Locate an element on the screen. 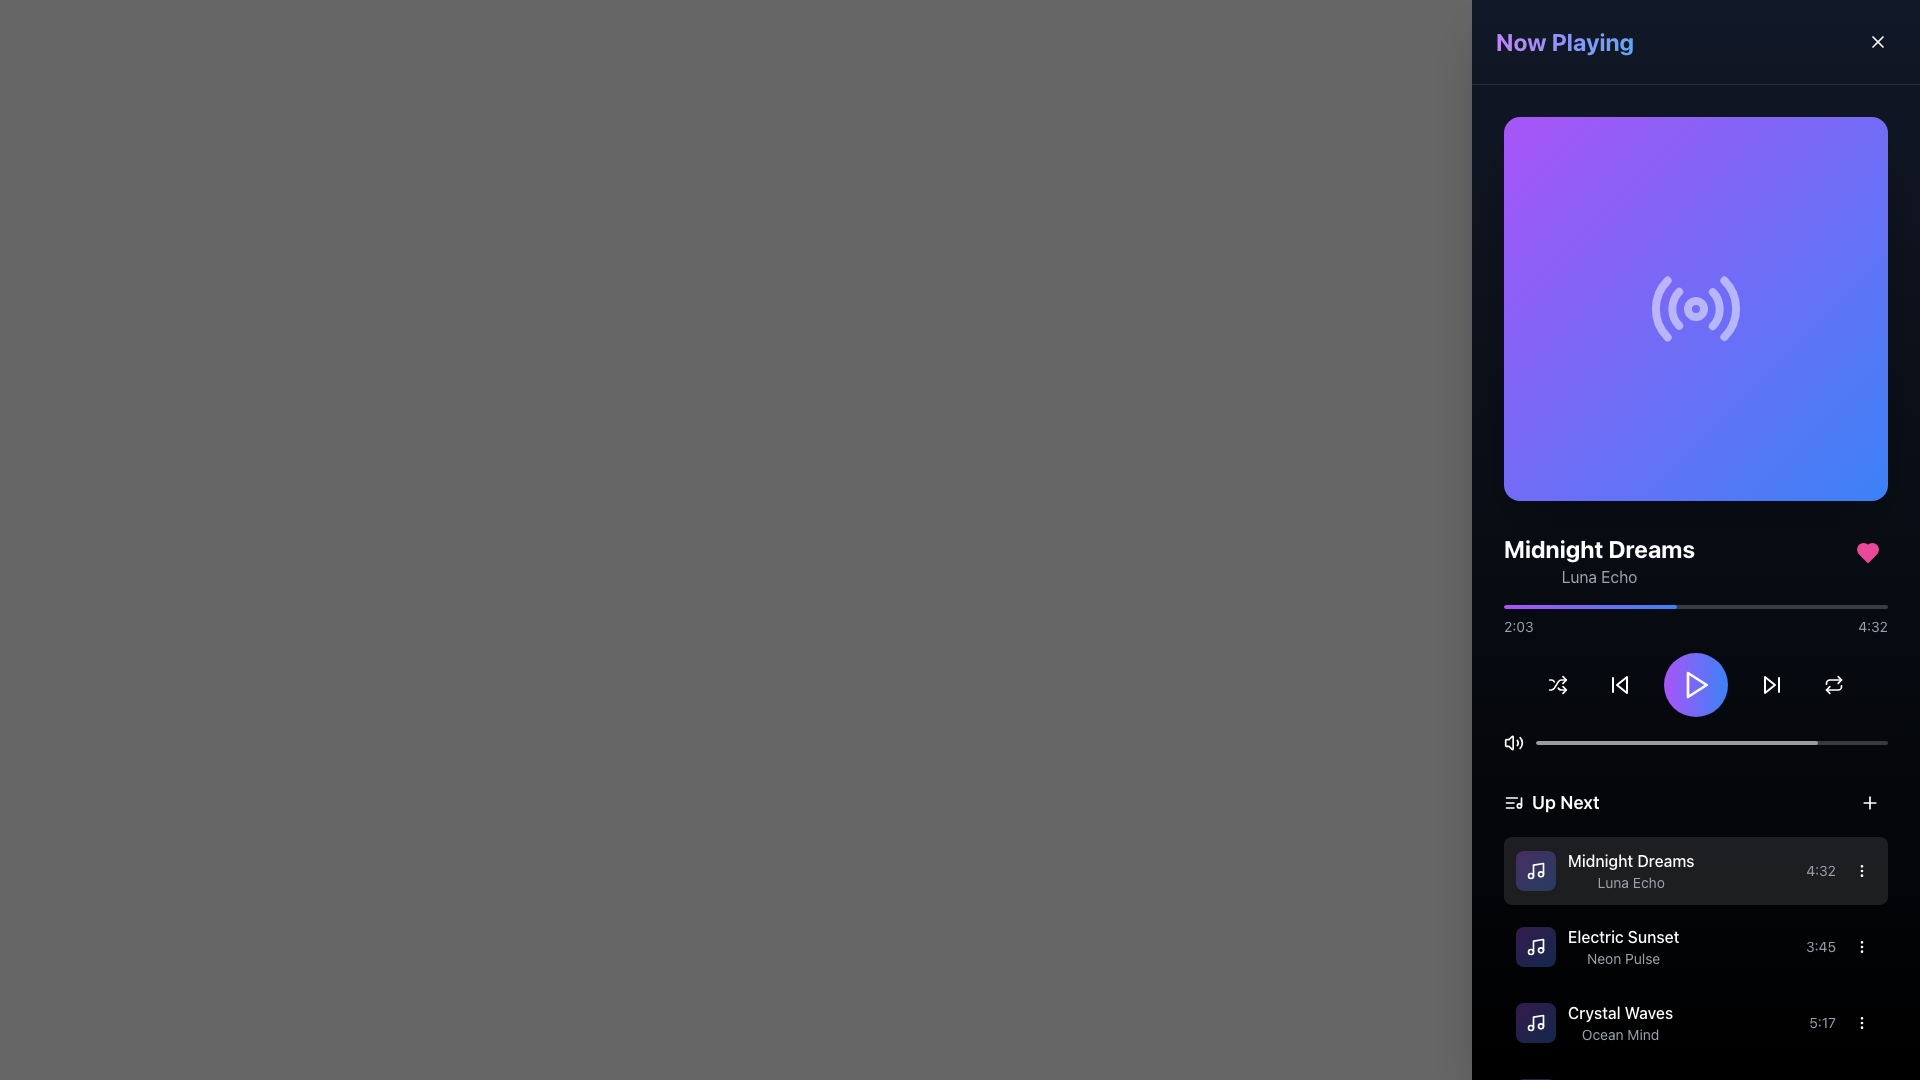 The width and height of the screenshot is (1920, 1080). the playback position is located at coordinates (1612, 605).